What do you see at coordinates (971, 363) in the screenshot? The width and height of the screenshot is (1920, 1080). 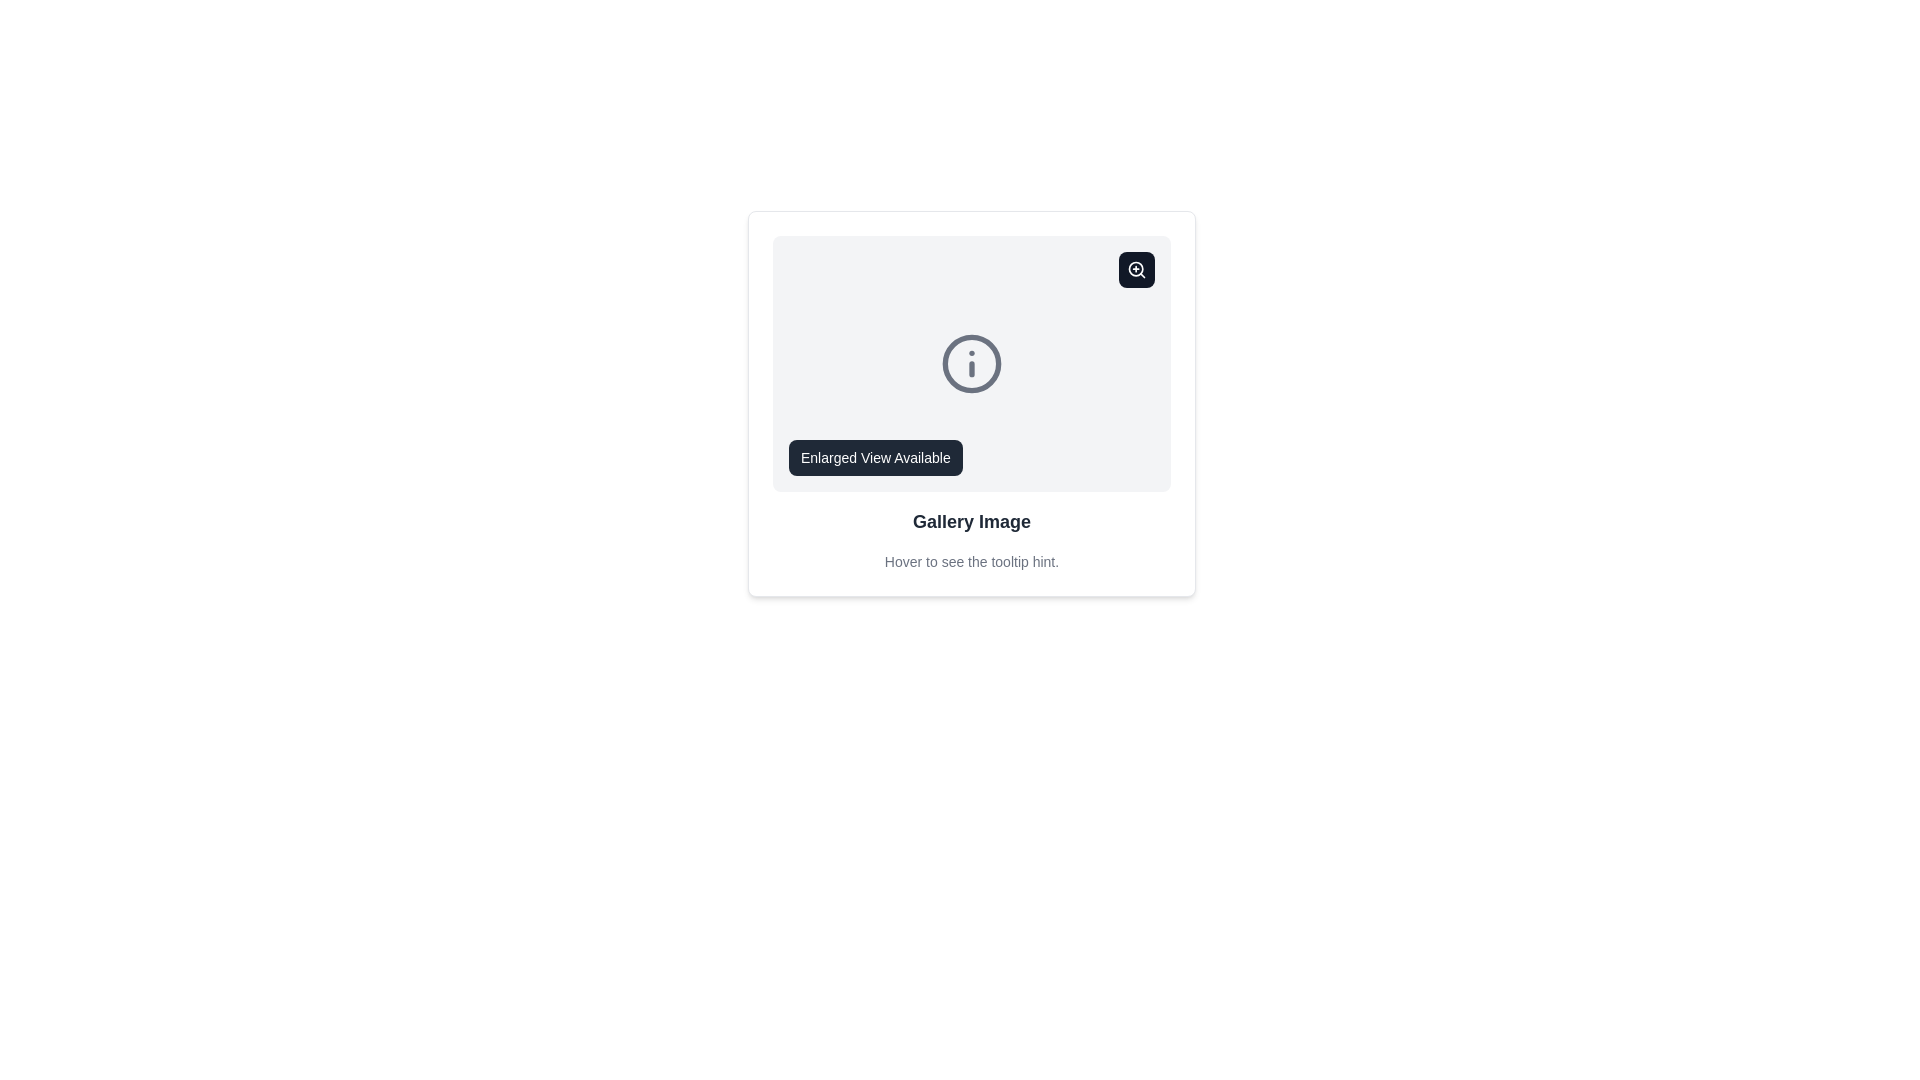 I see `the information icon, which features a circular border and an italic letter 'i', positioned between the zoom icon and the 'Gallery Image' label` at bounding box center [971, 363].